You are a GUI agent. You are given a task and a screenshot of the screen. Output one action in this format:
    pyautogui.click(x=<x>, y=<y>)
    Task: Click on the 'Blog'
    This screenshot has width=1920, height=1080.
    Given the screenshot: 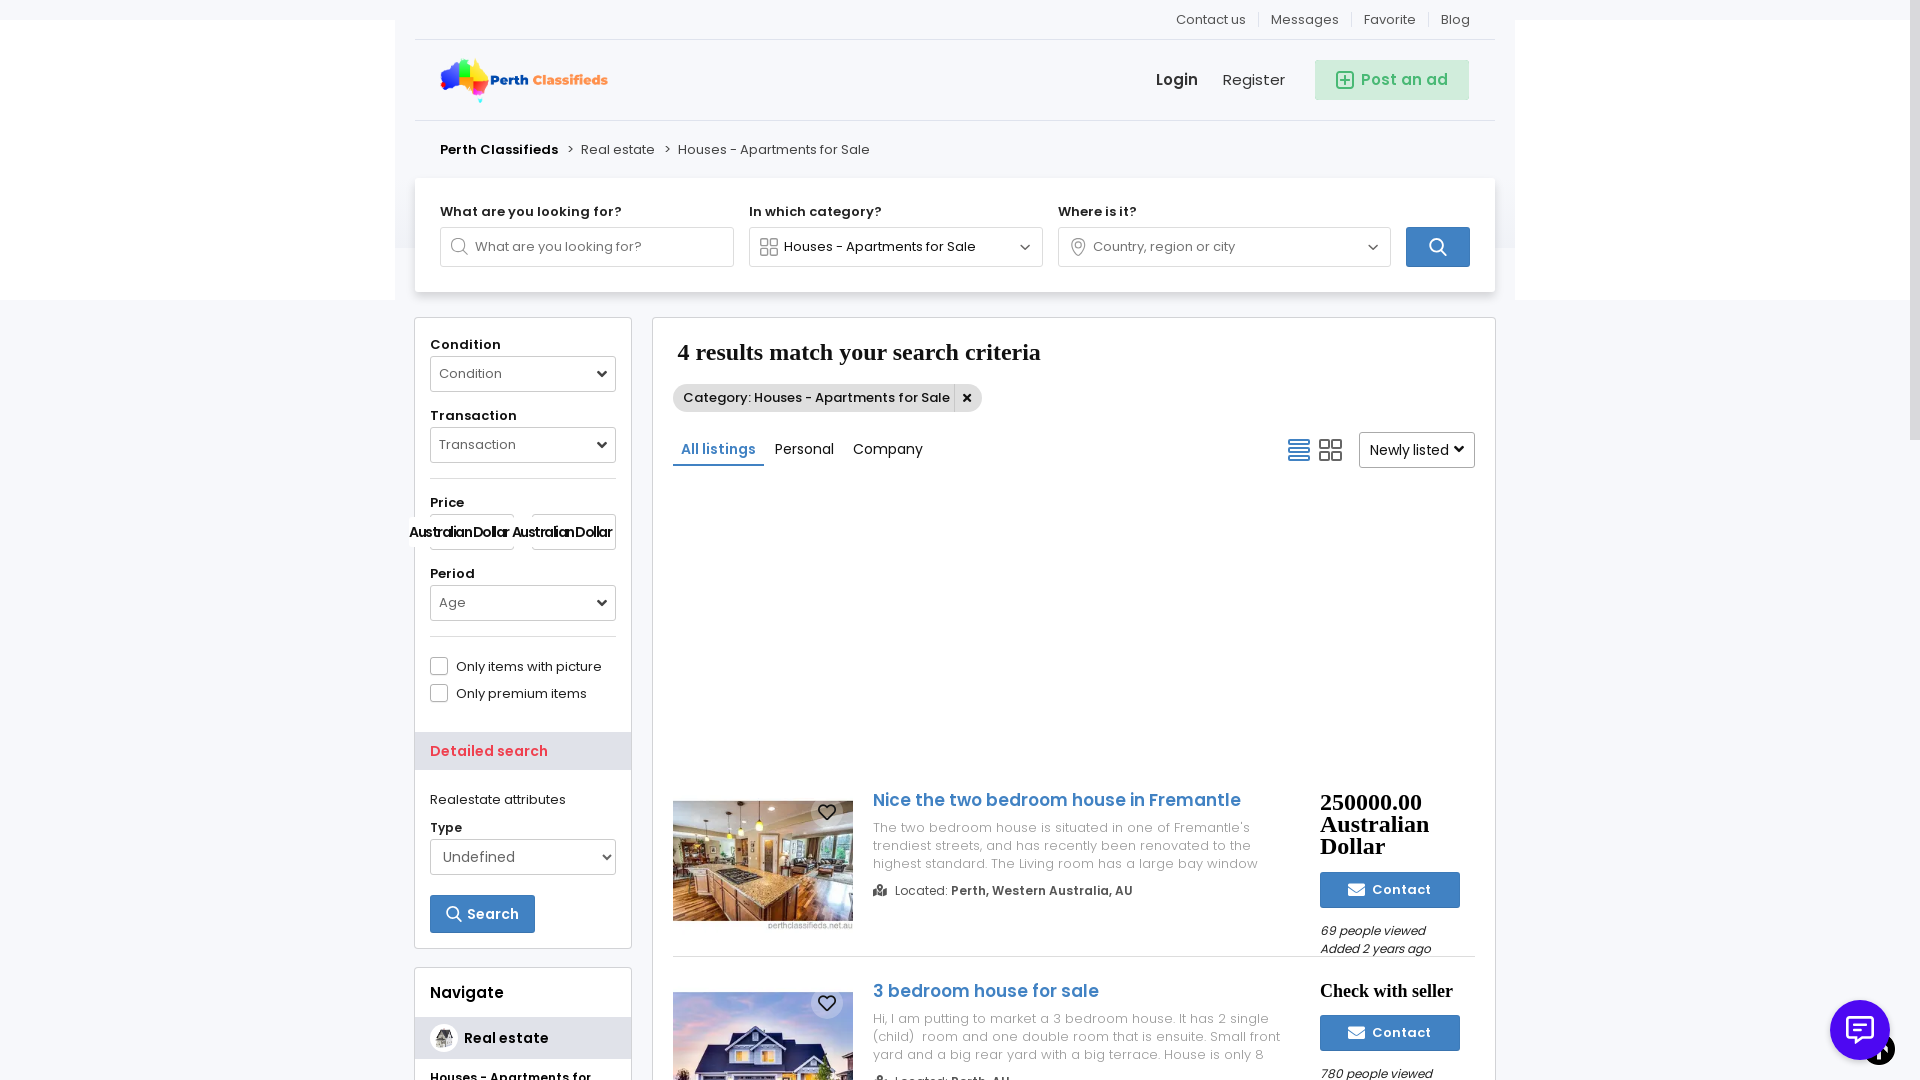 What is the action you would take?
    pyautogui.click(x=1428, y=19)
    